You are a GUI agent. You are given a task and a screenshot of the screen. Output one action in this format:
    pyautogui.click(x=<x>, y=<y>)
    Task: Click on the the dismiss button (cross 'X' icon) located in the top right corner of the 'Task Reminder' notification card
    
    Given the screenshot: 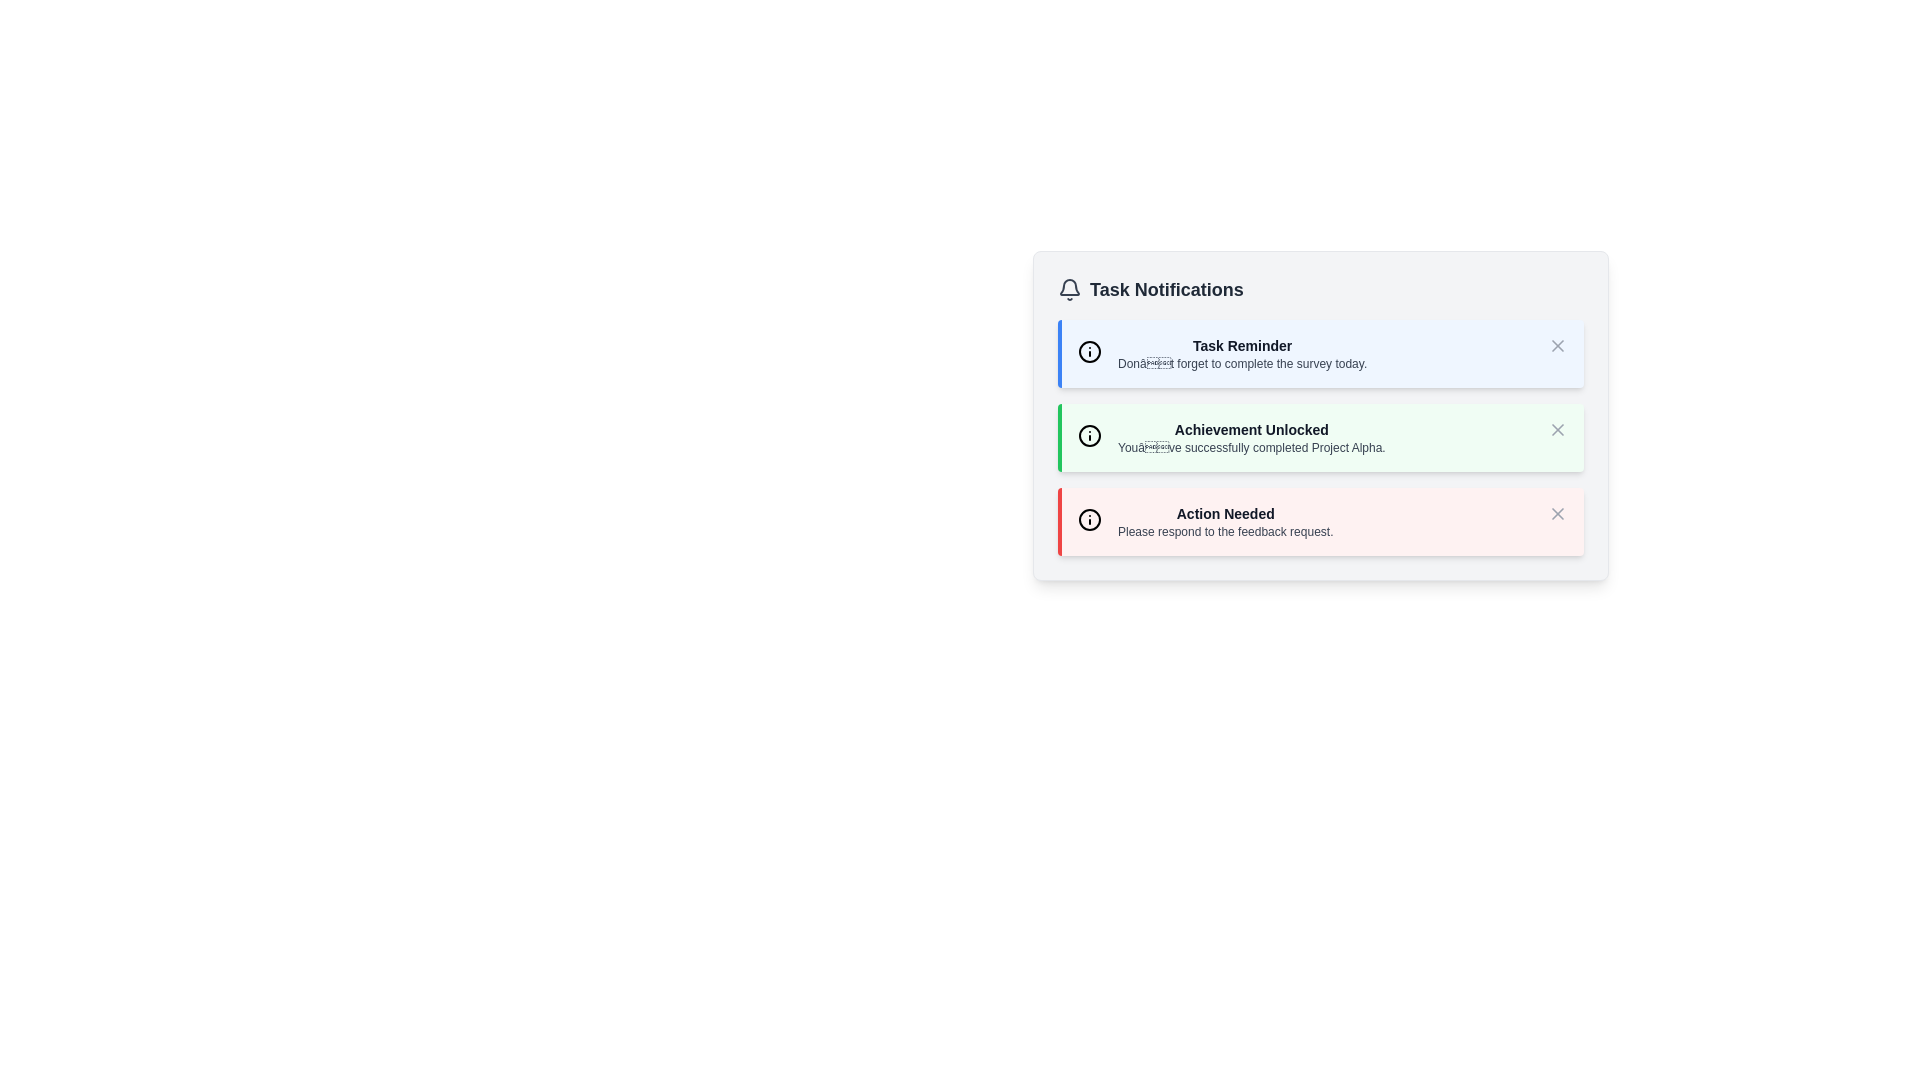 What is the action you would take?
    pyautogui.click(x=1557, y=345)
    